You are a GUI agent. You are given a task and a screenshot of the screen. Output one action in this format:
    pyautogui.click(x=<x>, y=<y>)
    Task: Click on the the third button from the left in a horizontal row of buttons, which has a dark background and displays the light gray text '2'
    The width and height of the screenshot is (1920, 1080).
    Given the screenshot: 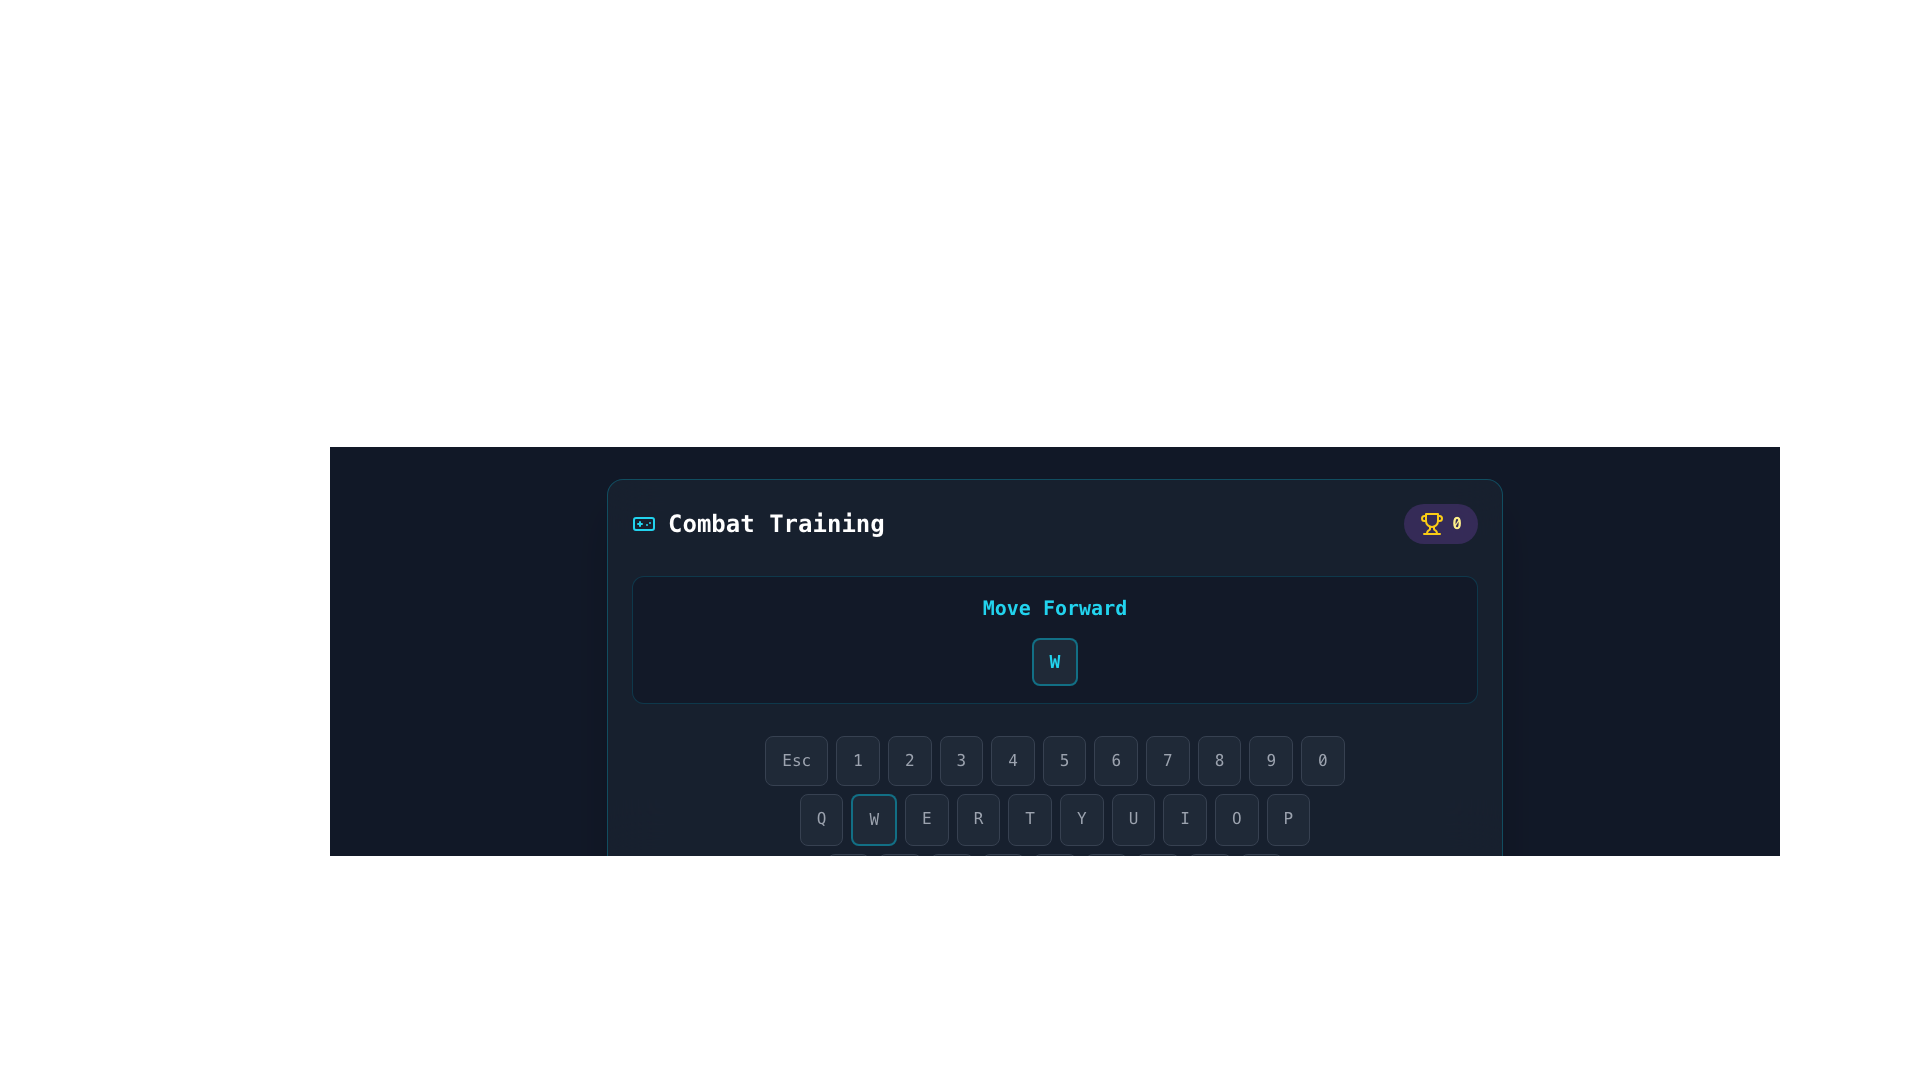 What is the action you would take?
    pyautogui.click(x=908, y=760)
    